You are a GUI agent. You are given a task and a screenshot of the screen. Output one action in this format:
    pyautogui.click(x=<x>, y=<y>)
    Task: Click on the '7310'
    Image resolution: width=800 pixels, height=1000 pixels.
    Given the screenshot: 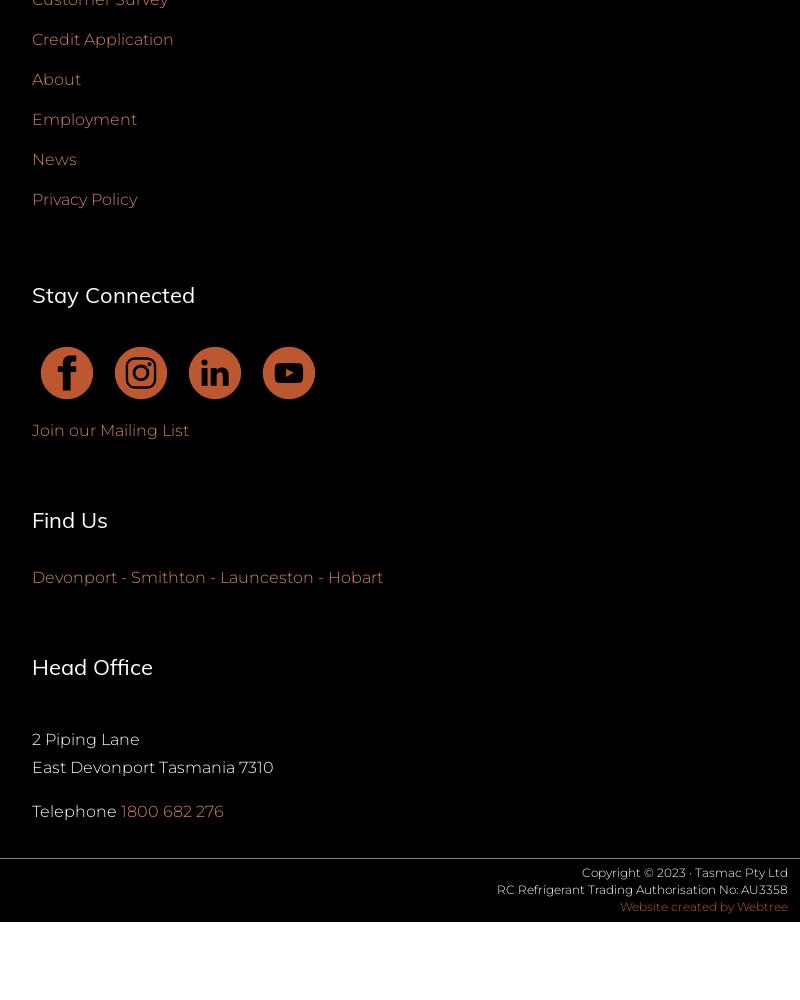 What is the action you would take?
    pyautogui.click(x=255, y=767)
    